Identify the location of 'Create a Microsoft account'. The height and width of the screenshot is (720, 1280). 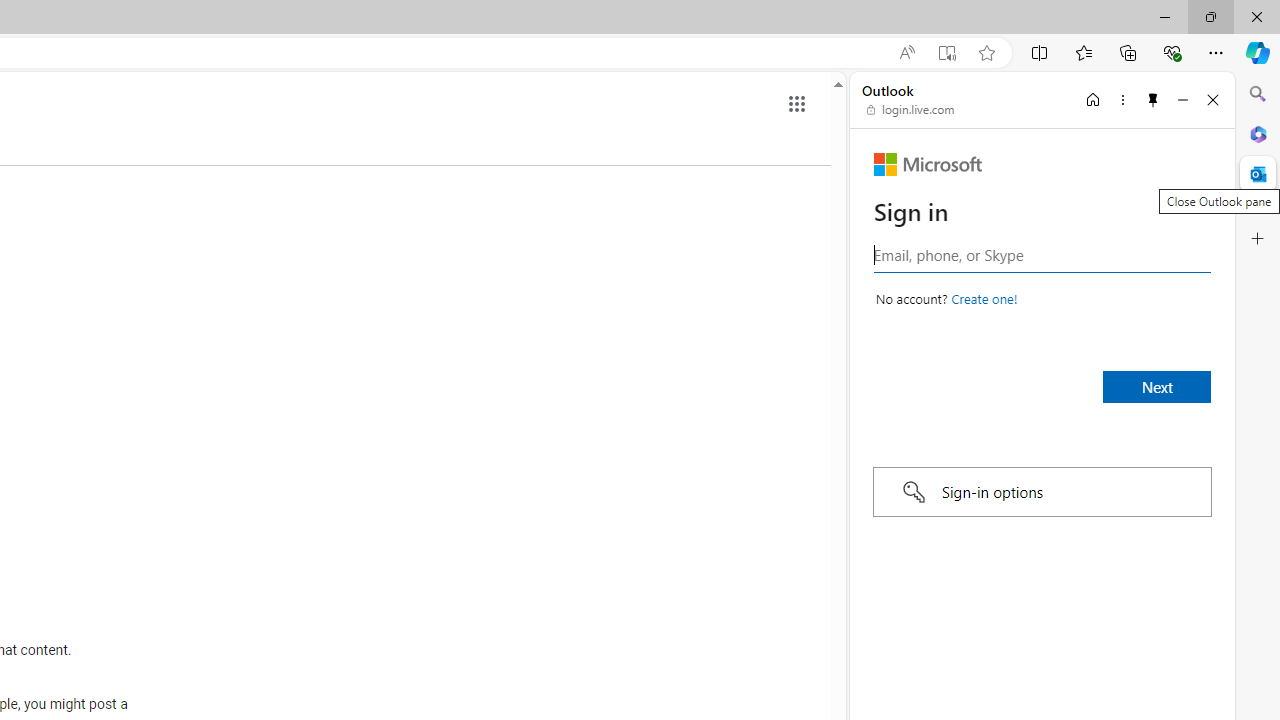
(984, 298).